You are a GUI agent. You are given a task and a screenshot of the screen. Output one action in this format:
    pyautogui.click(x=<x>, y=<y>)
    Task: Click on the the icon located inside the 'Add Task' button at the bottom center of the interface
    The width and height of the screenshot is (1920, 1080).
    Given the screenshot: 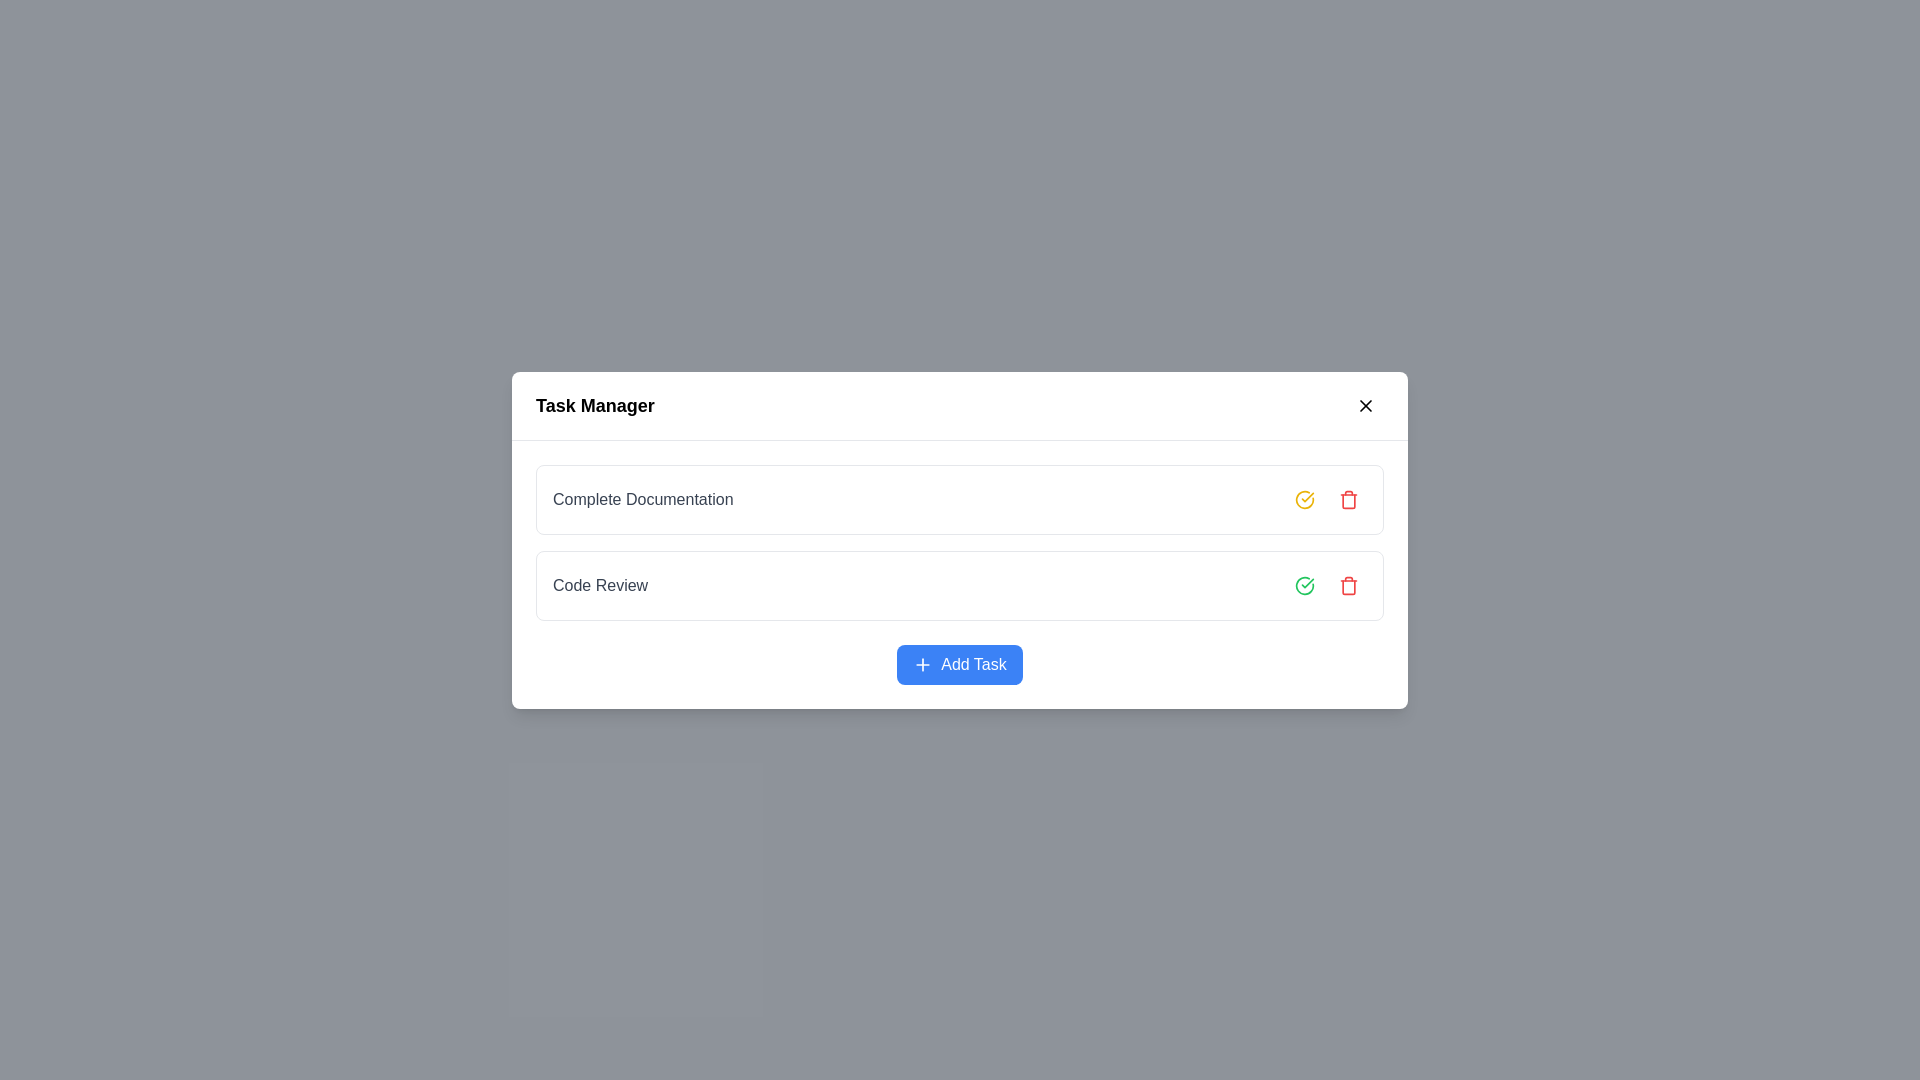 What is the action you would take?
    pyautogui.click(x=921, y=663)
    